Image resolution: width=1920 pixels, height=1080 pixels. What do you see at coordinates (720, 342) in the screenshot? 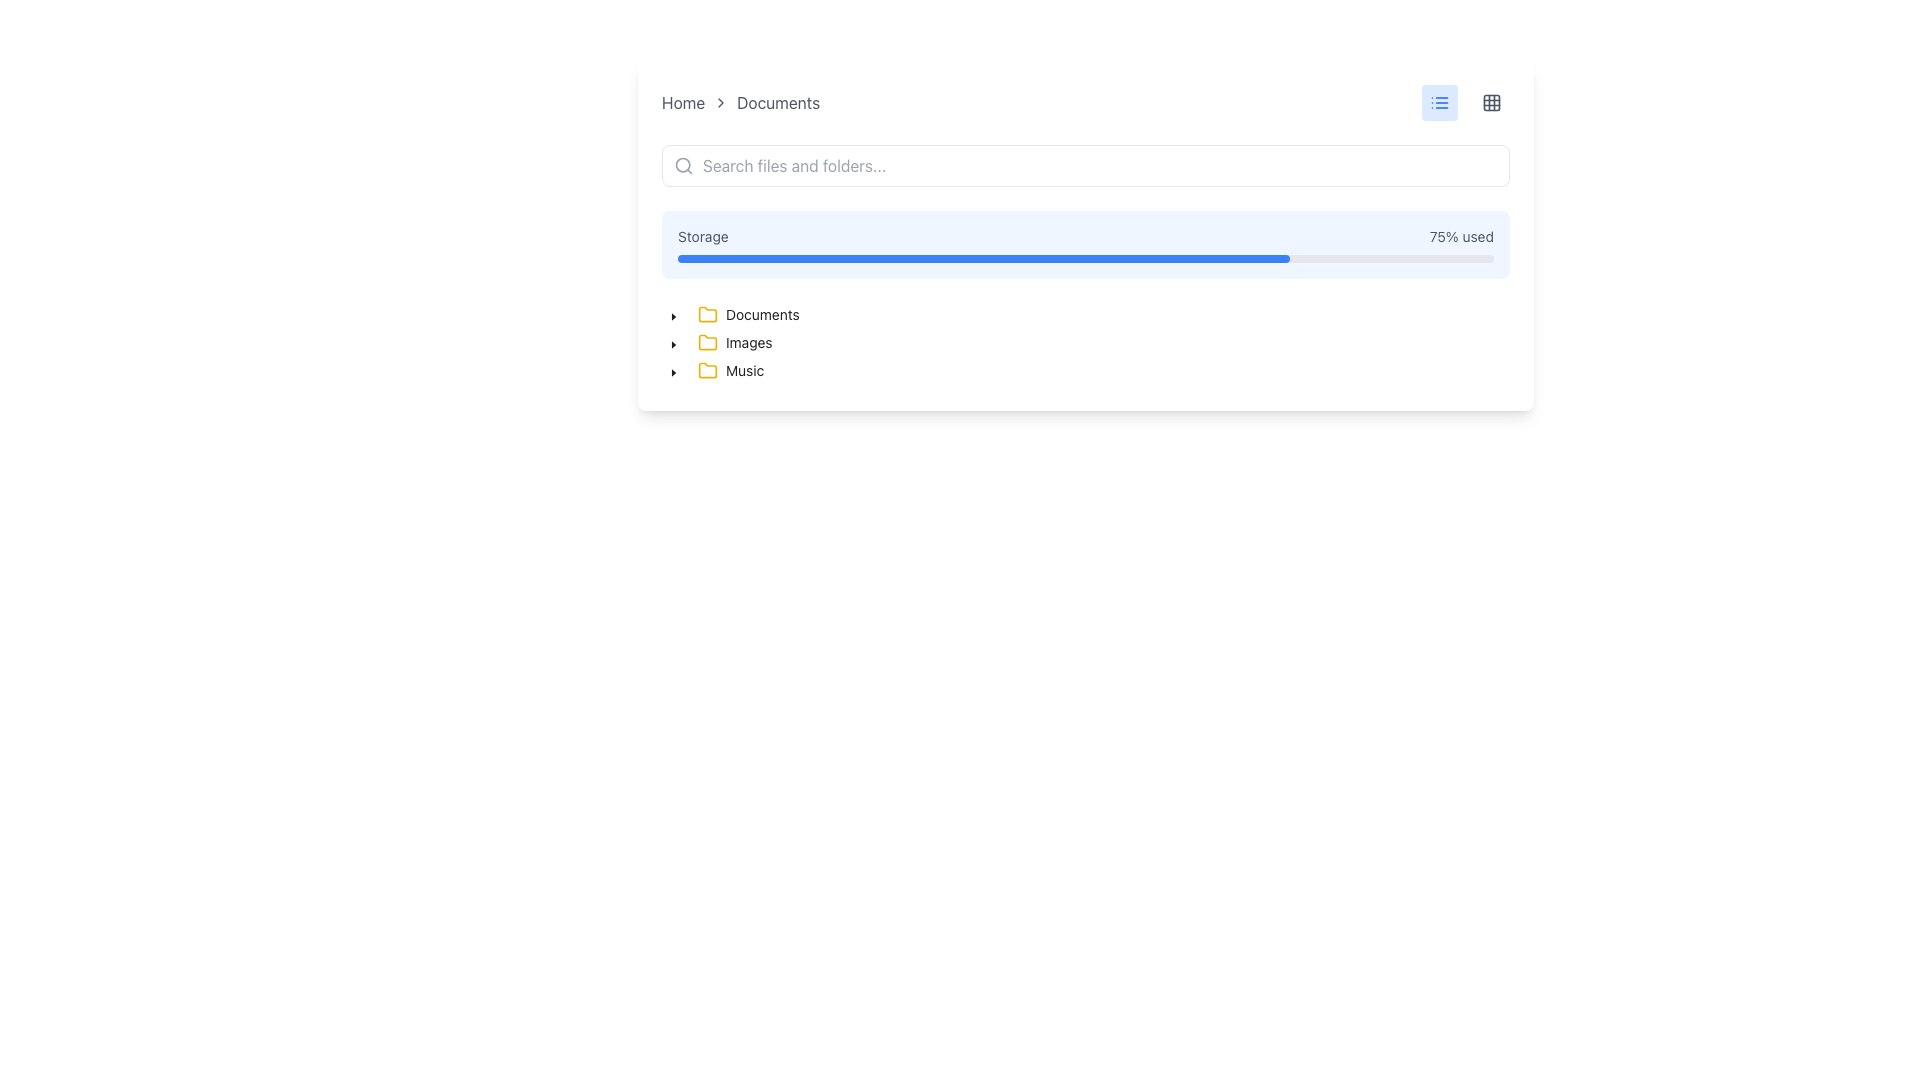
I see `the 'Images' folder item, which is the second item in the vertical list of folders` at bounding box center [720, 342].